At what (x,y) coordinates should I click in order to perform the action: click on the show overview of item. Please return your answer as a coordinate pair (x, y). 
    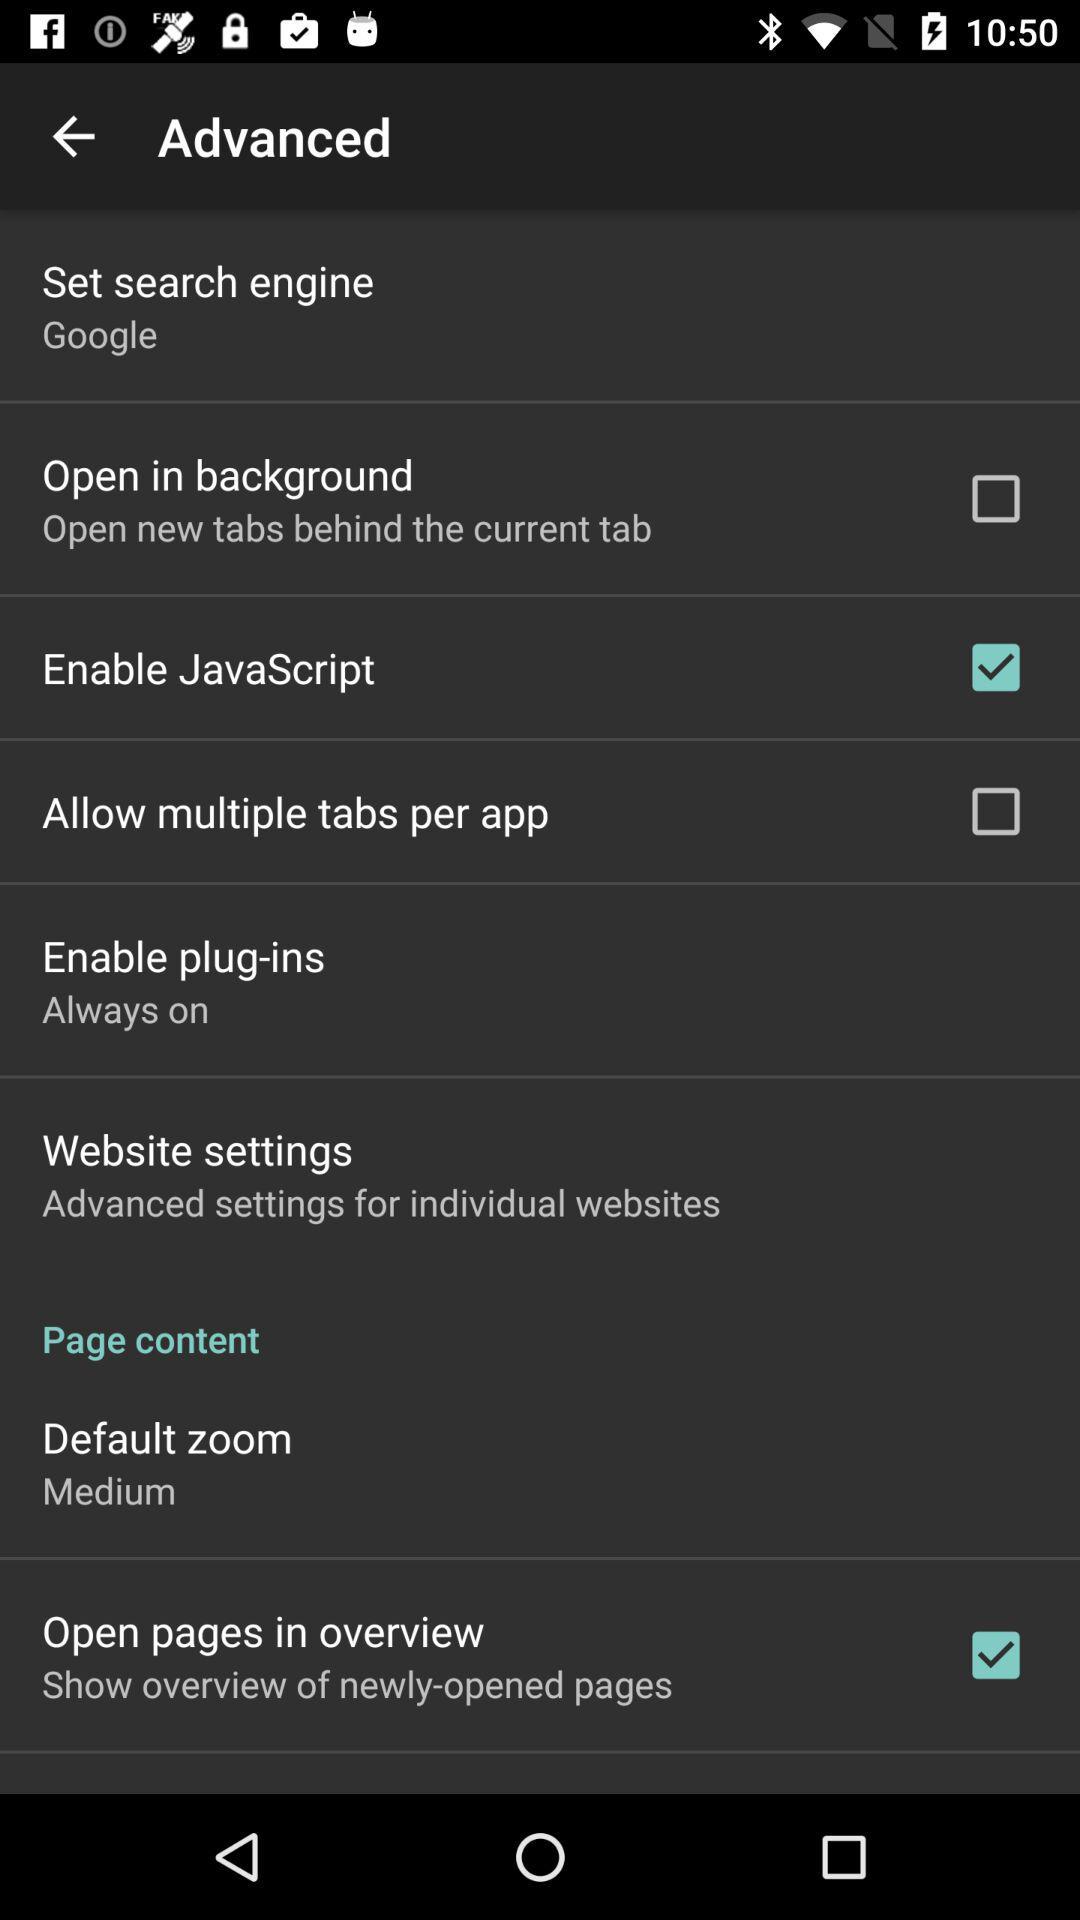
    Looking at the image, I should click on (356, 1682).